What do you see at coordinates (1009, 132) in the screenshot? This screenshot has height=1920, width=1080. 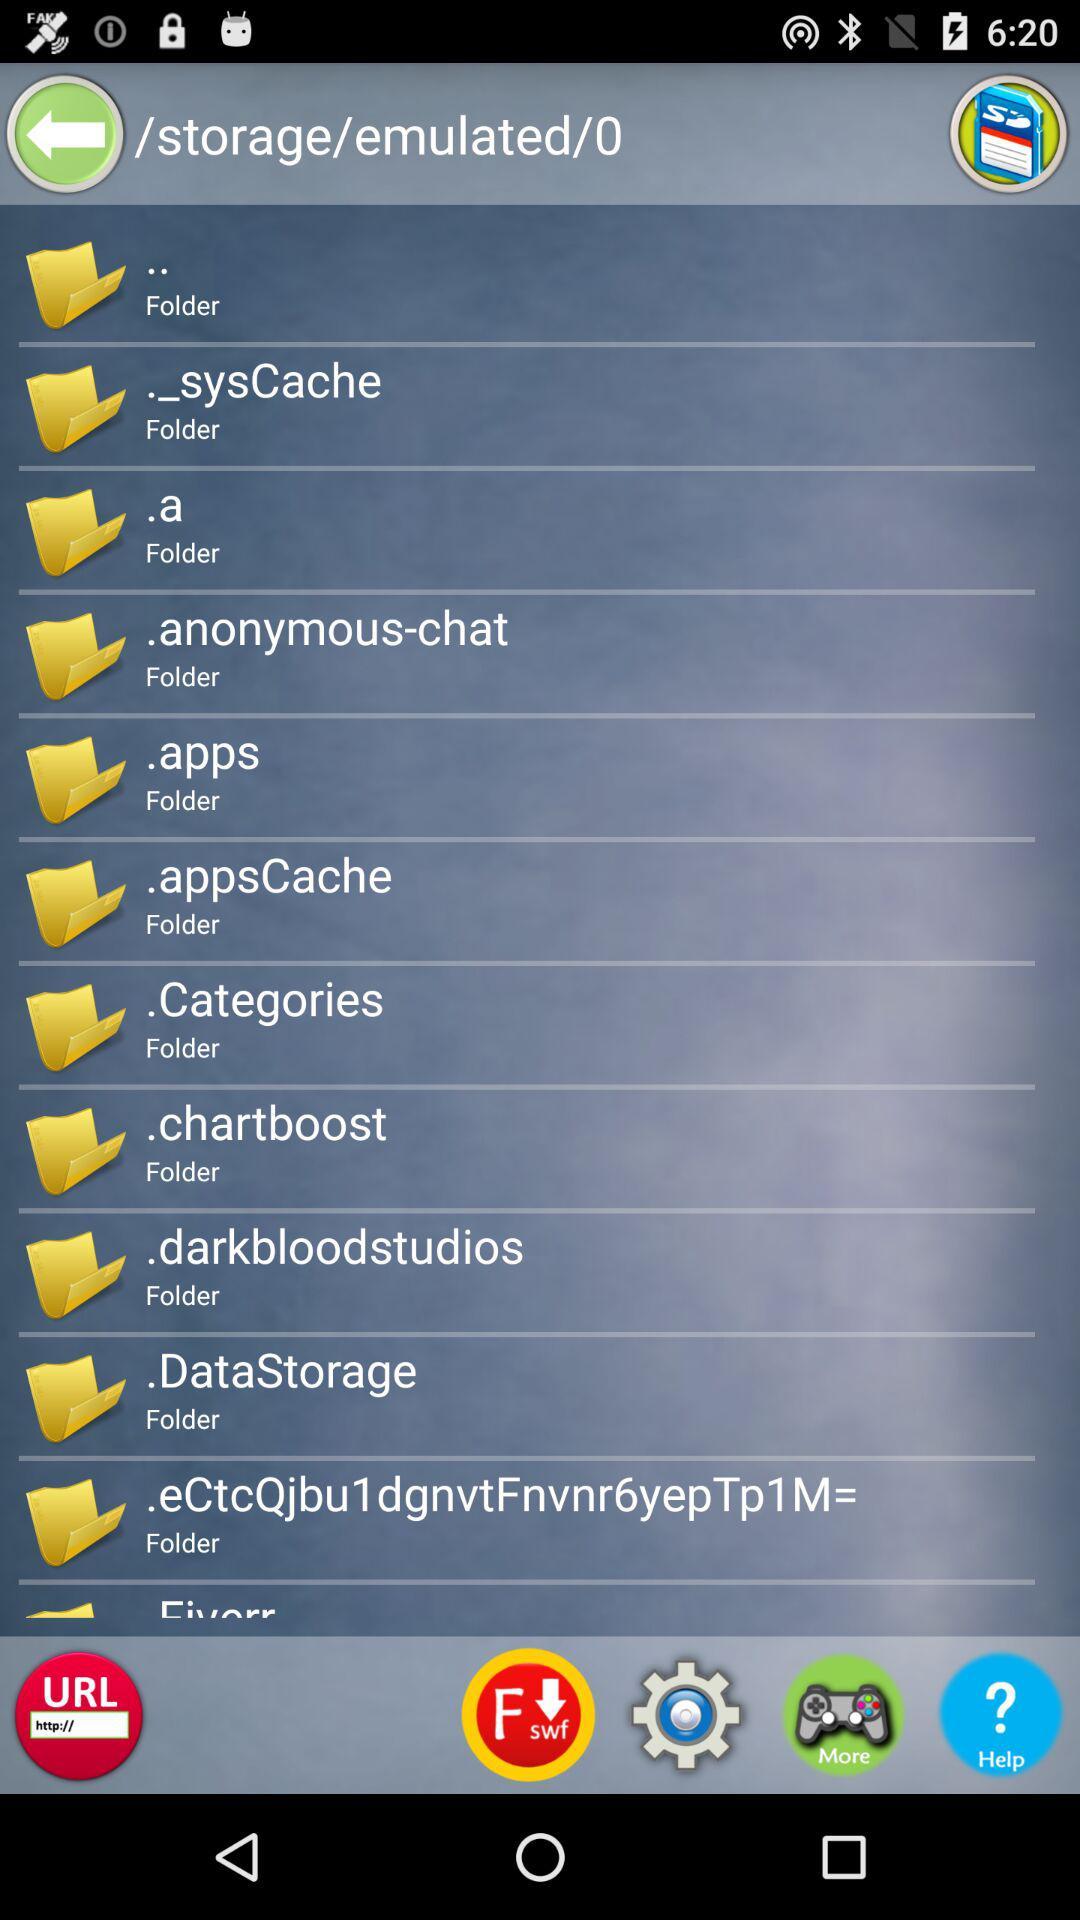 I see `sd card storage` at bounding box center [1009, 132].